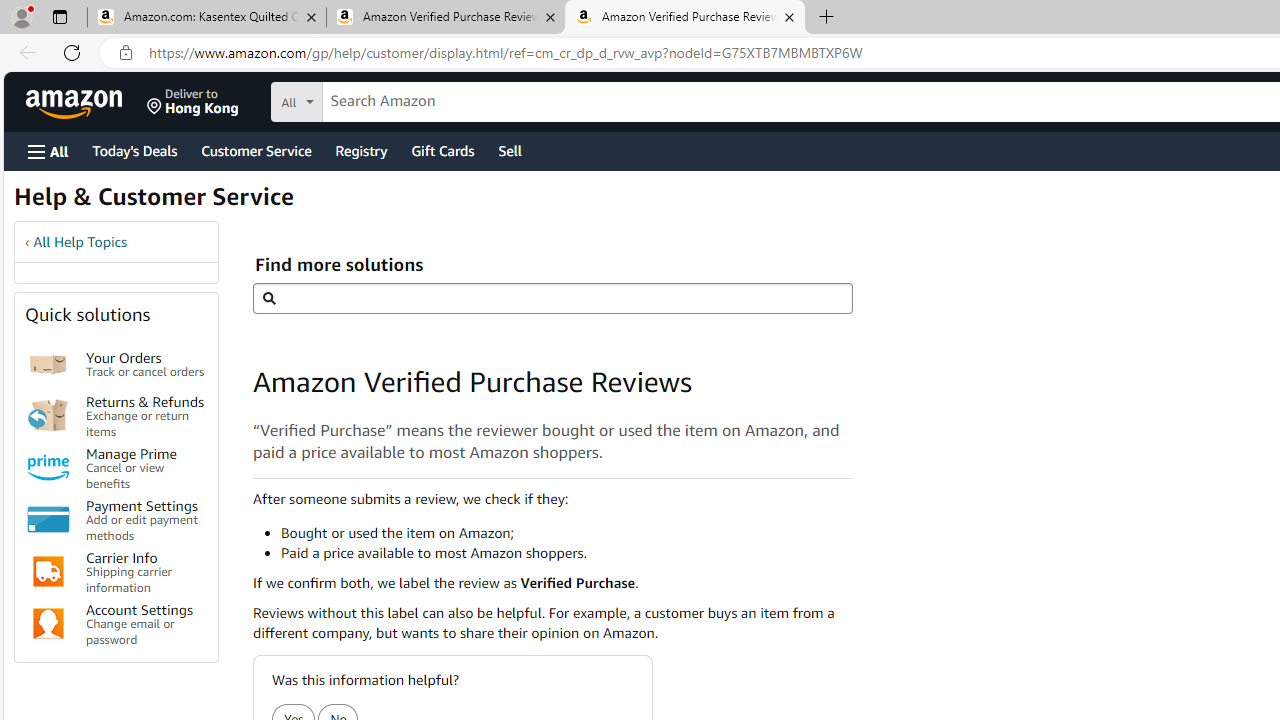 The image size is (1280, 720). Describe the element at coordinates (125, 52) in the screenshot. I see `'View site information'` at that location.